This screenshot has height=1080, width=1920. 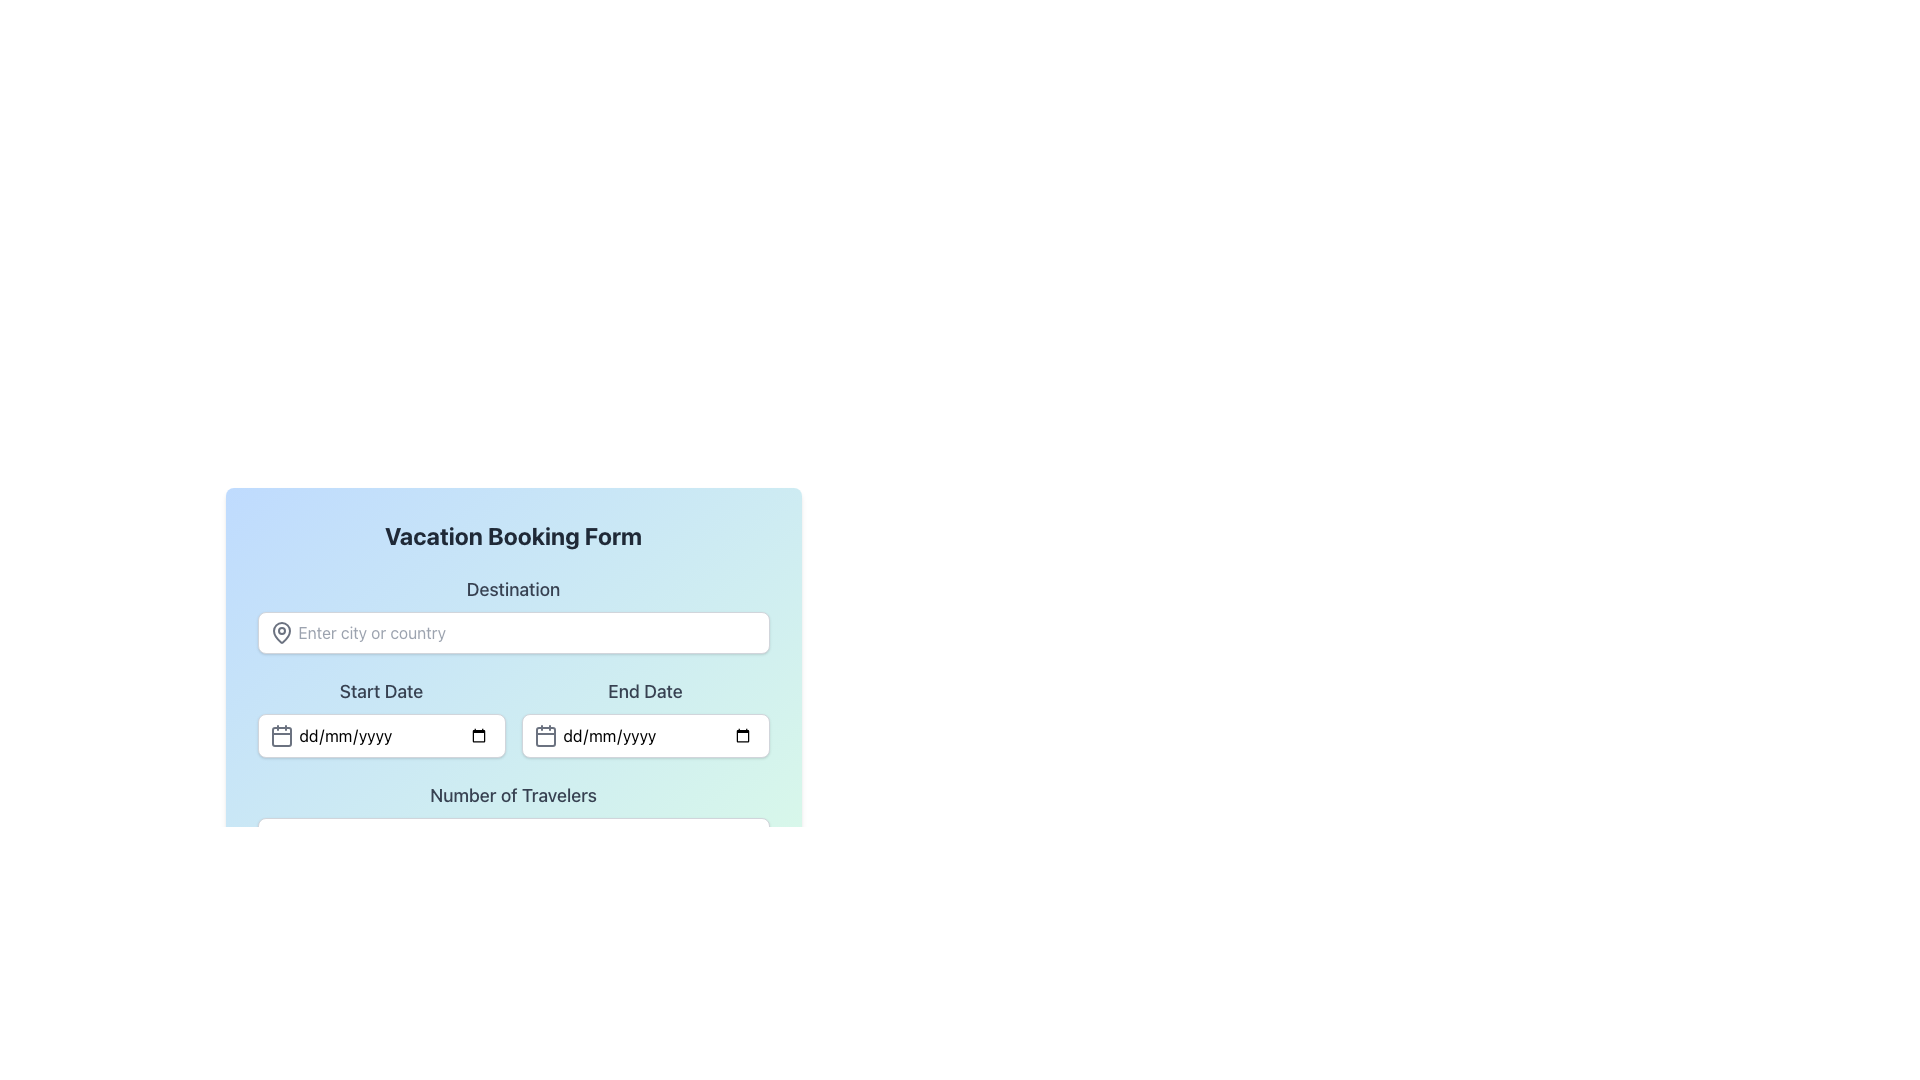 What do you see at coordinates (513, 725) in the screenshot?
I see `the vacation booking form` at bounding box center [513, 725].